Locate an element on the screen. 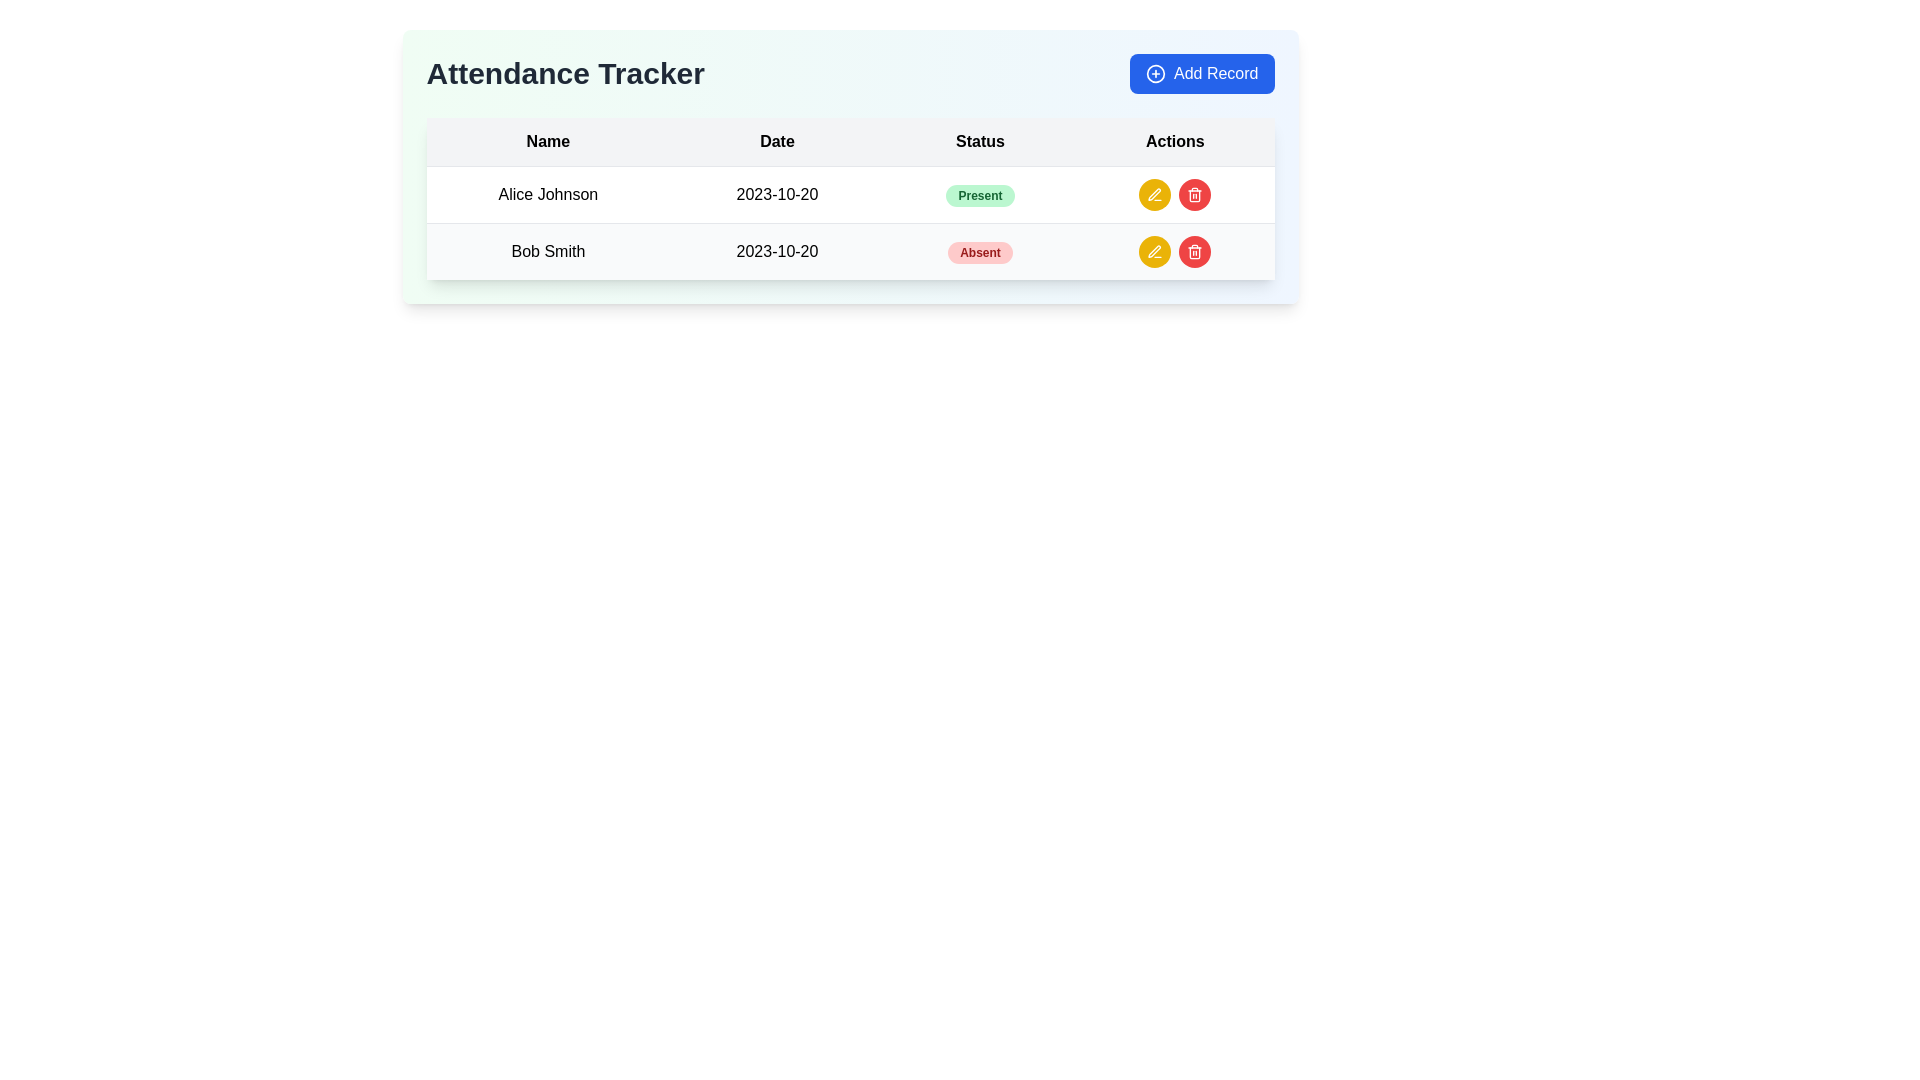  the delete button located in the Actions column of the table row corresponding to Bob Smith is located at coordinates (1195, 195).